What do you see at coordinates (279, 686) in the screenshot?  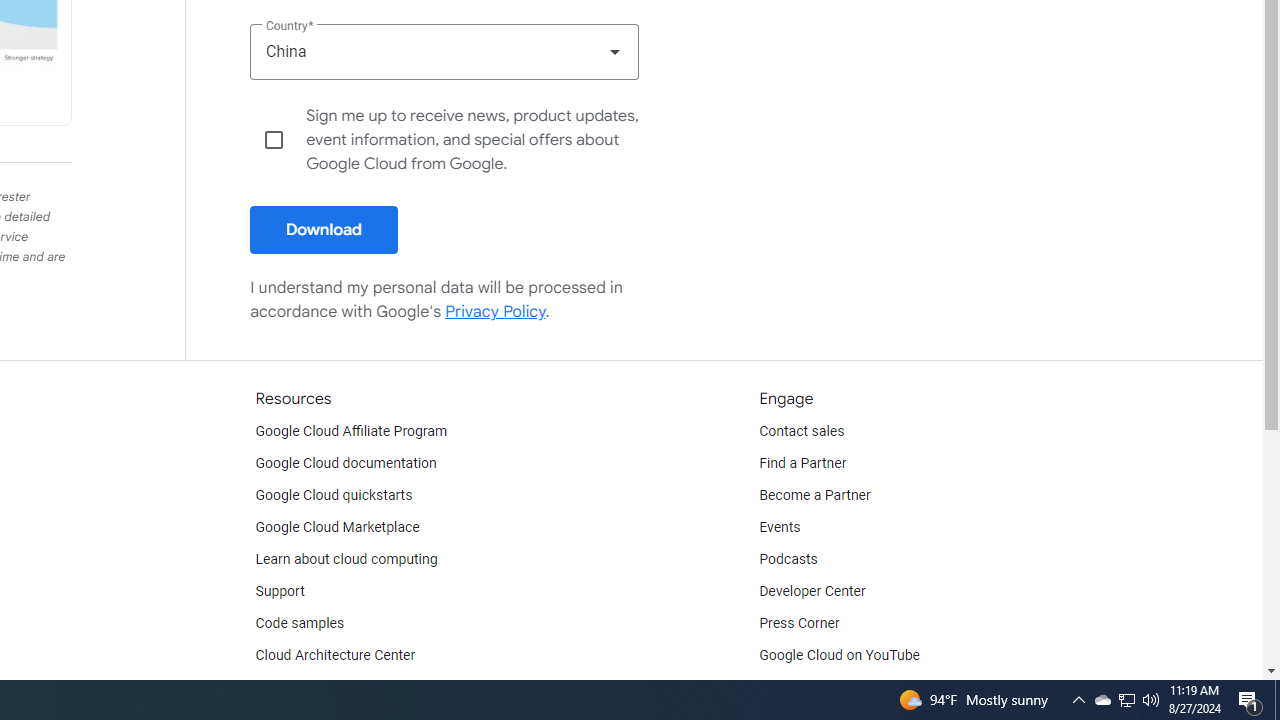 I see `'Training'` at bounding box center [279, 686].